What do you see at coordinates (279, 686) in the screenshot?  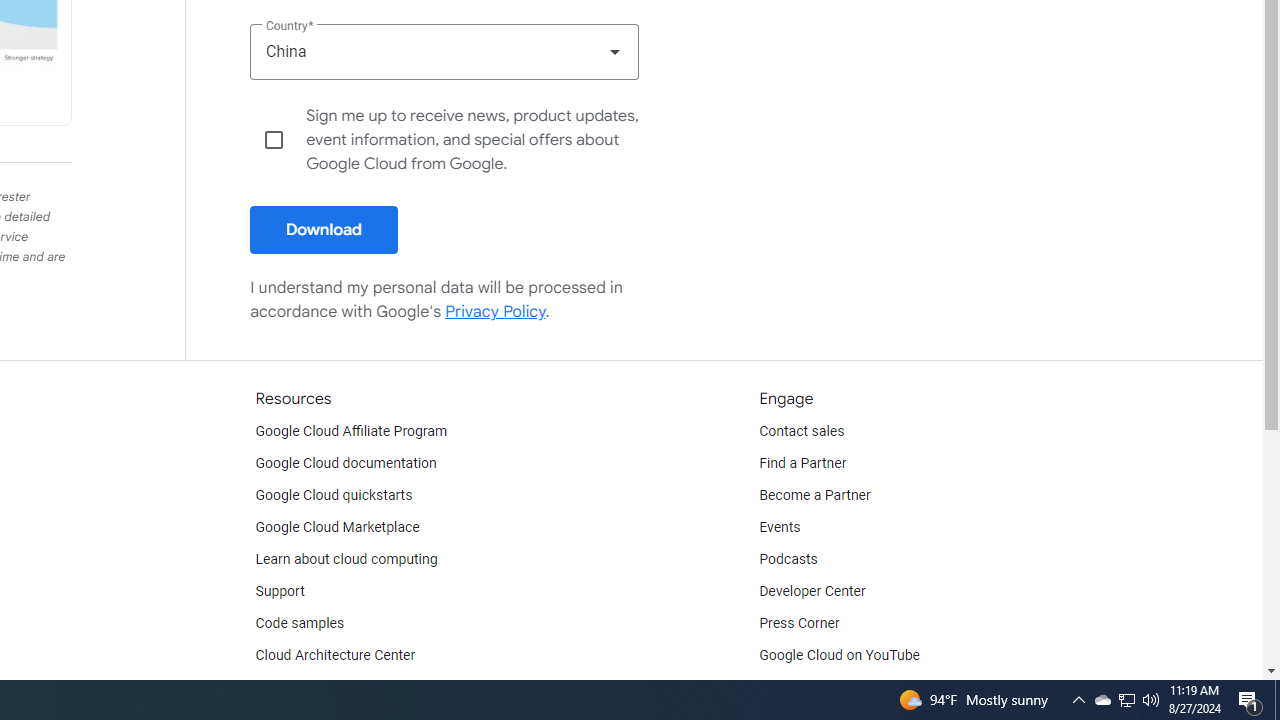 I see `'Training'` at bounding box center [279, 686].